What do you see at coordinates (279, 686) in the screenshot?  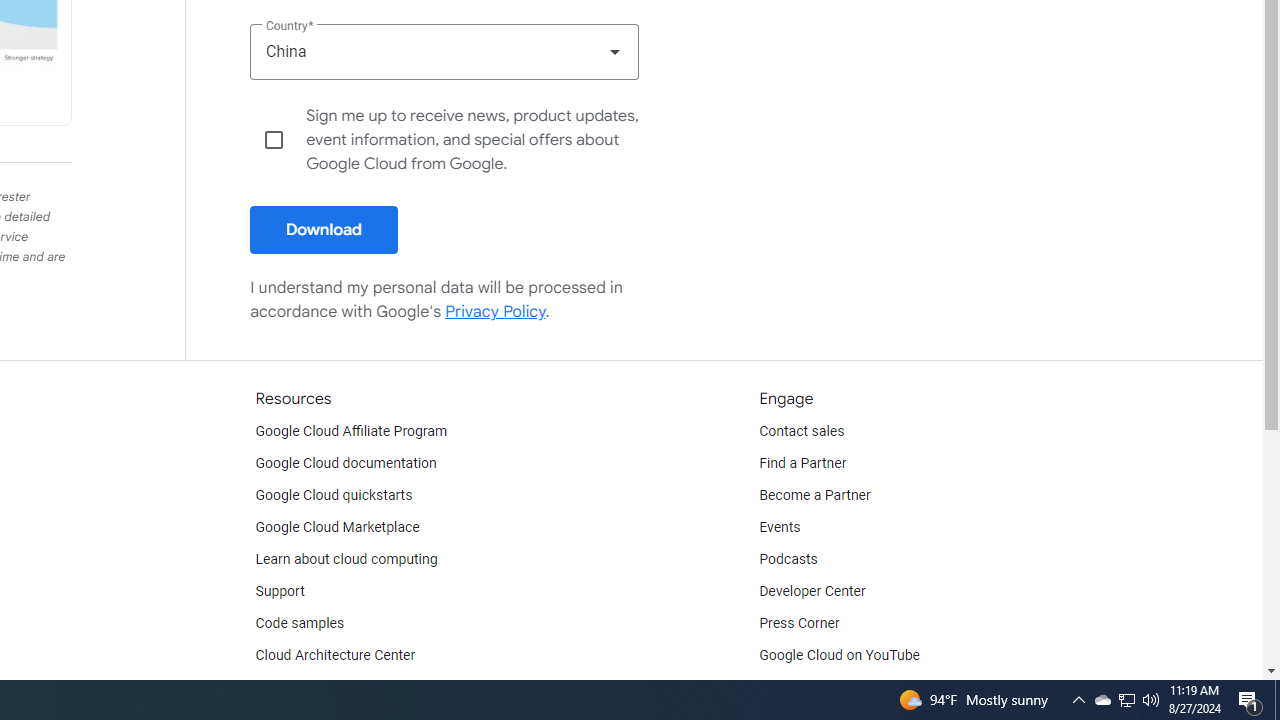 I see `'Training'` at bounding box center [279, 686].